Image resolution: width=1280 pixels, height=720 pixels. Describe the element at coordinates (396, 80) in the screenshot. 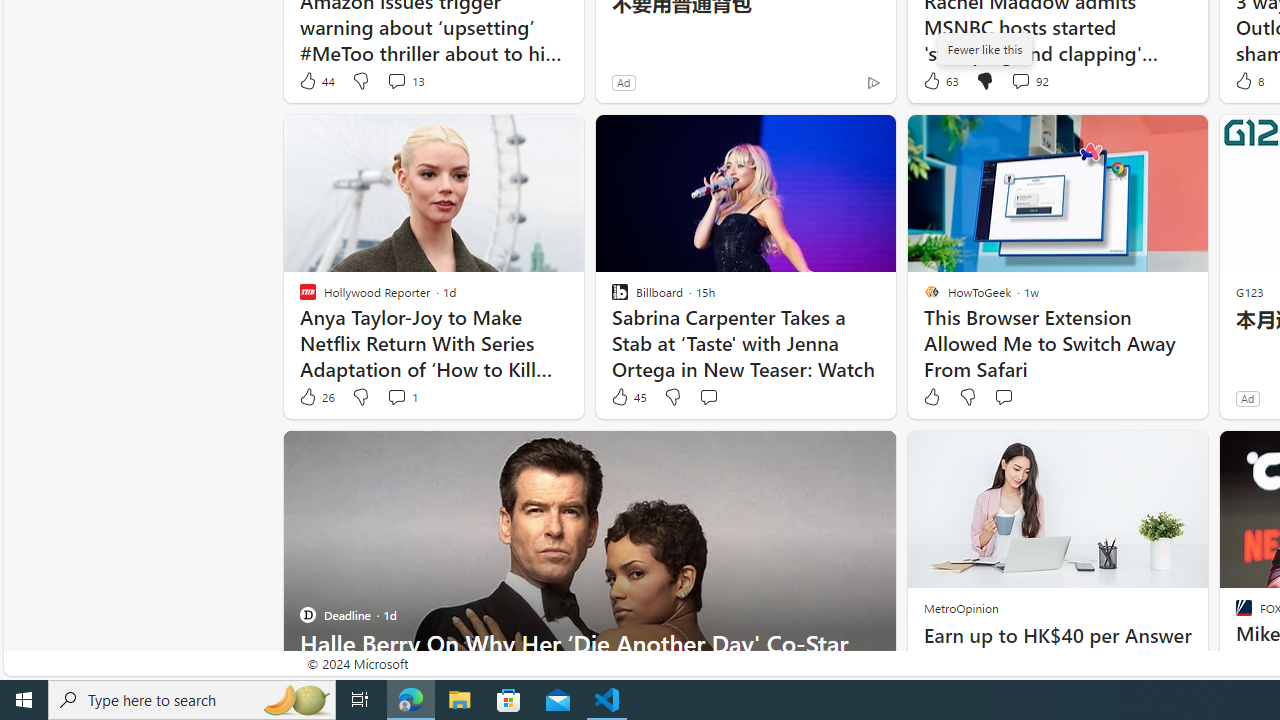

I see `'View comments 13 Comment'` at that location.